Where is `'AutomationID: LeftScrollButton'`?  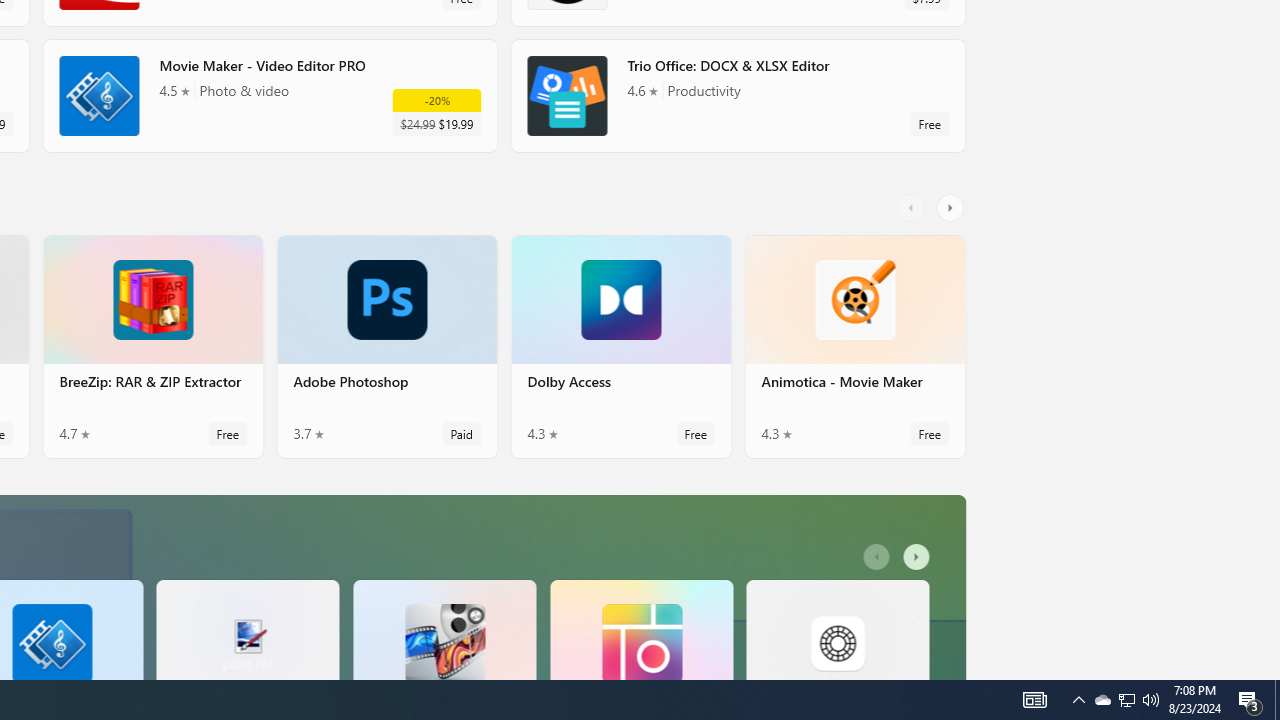 'AutomationID: LeftScrollButton' is located at coordinates (878, 557).